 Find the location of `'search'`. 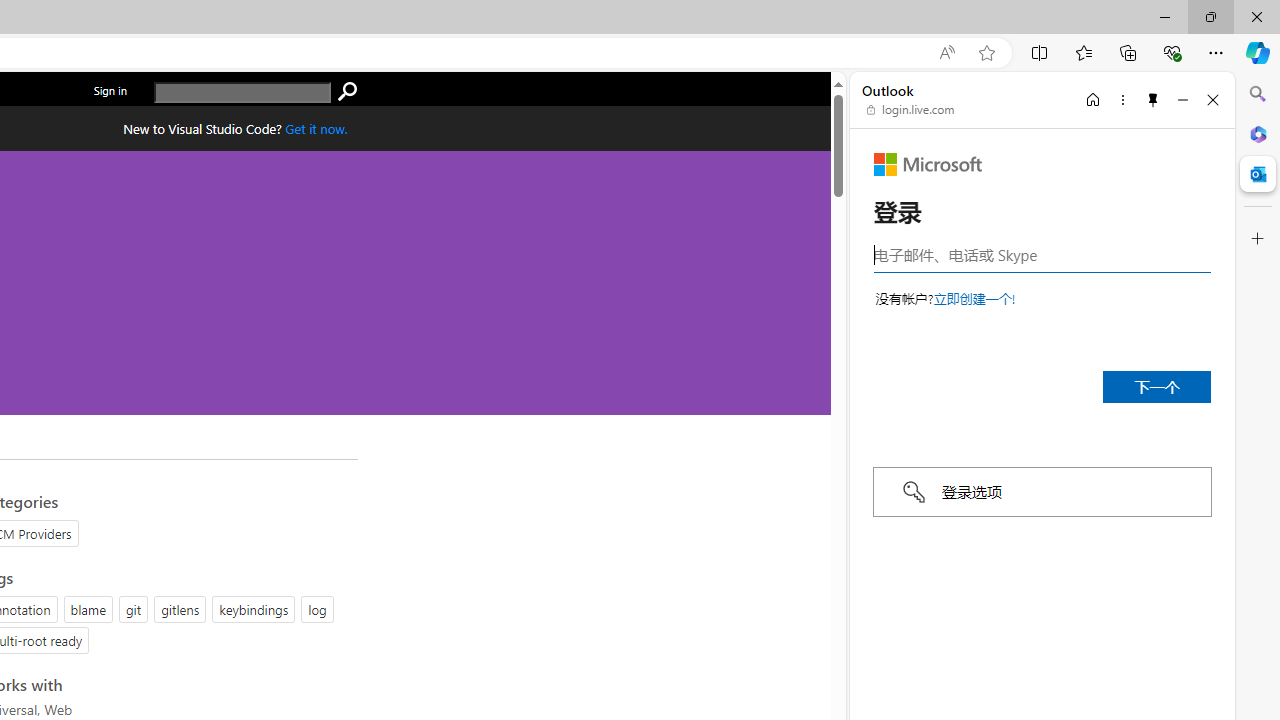

'search' is located at coordinates (347, 92).